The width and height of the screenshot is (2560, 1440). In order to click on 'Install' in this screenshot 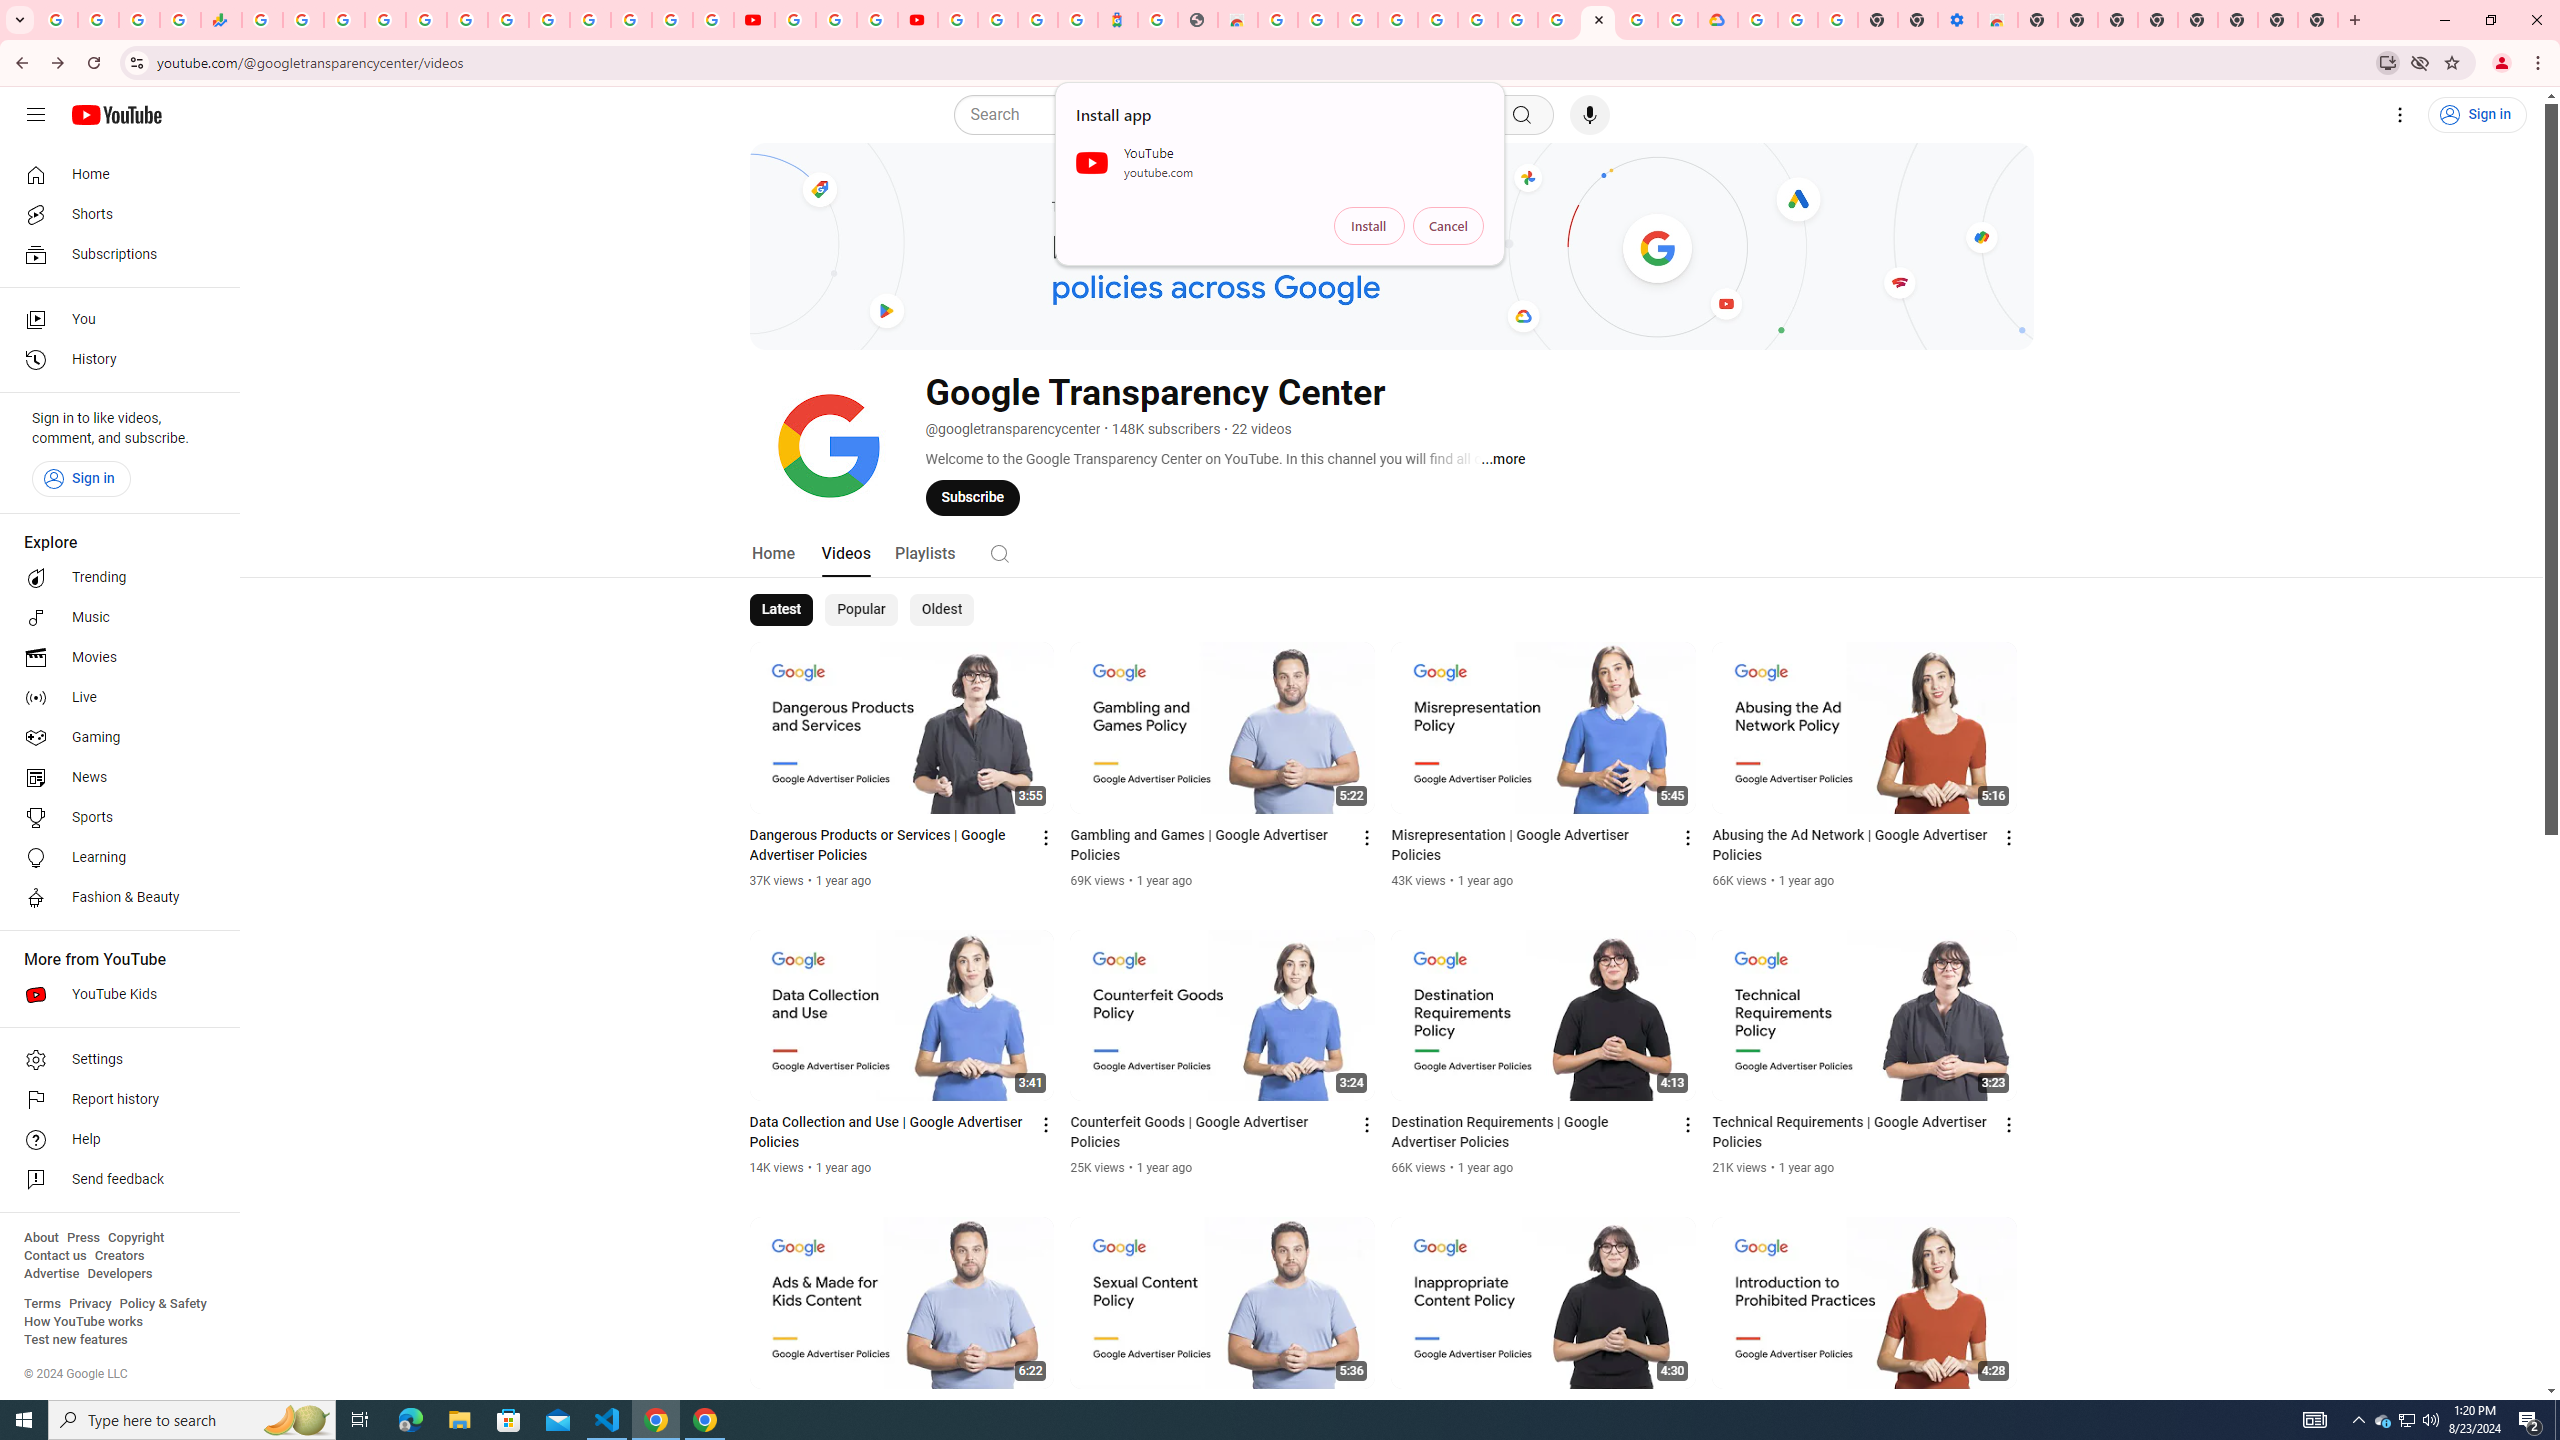, I will do `click(1369, 225)`.